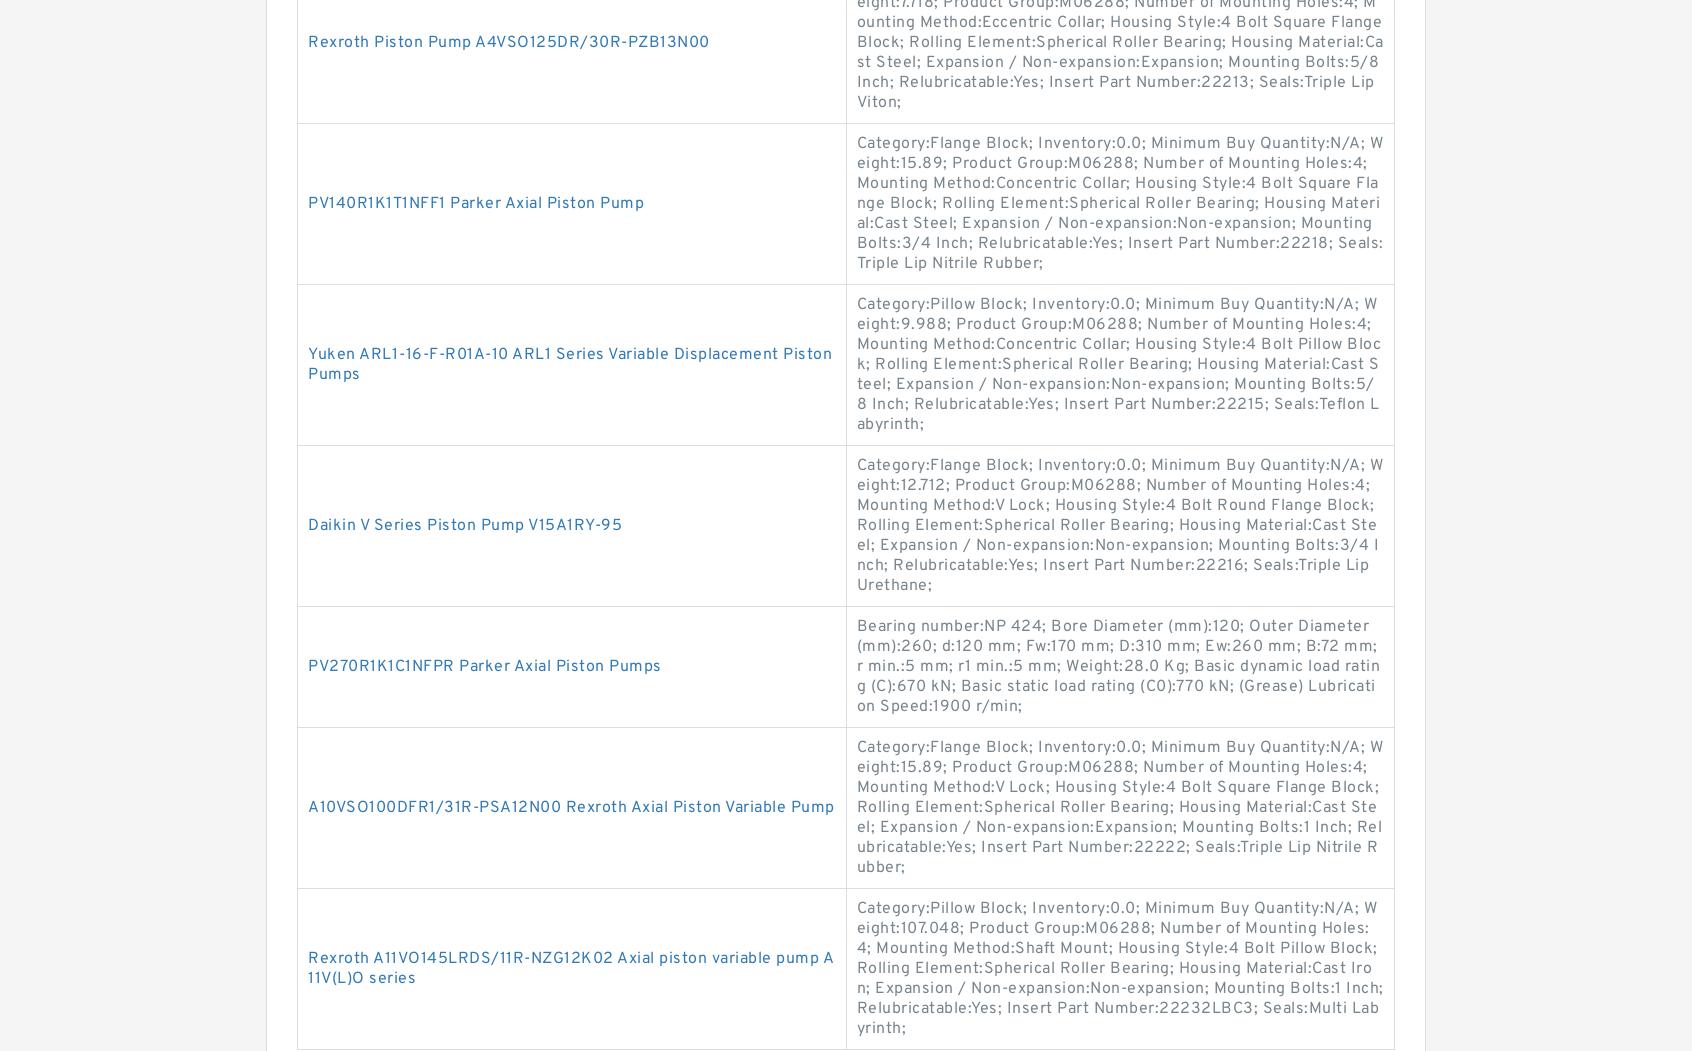 This screenshot has height=1051, width=1692. I want to click on 'Category:Pillow Block; Inventory:0.0; Minimum Buy Quantity:N/A; Weight:107.048; Product Group:M06288; Number of Mounting Holes:4; Mounting Method:Shaft Mount; Housing Style:4 Bolt Pillow Block; Rolling Element:Spherical Roller Bearing; Housing Material:Cast Iron; Expansion / Non-expansion:Non-expansion; Mounting Bolts:1 Inch; Relubricatable:Yes; Insert Part Number:22232LBC3; Seals:Multi Labyrinth;', so click(854, 968).